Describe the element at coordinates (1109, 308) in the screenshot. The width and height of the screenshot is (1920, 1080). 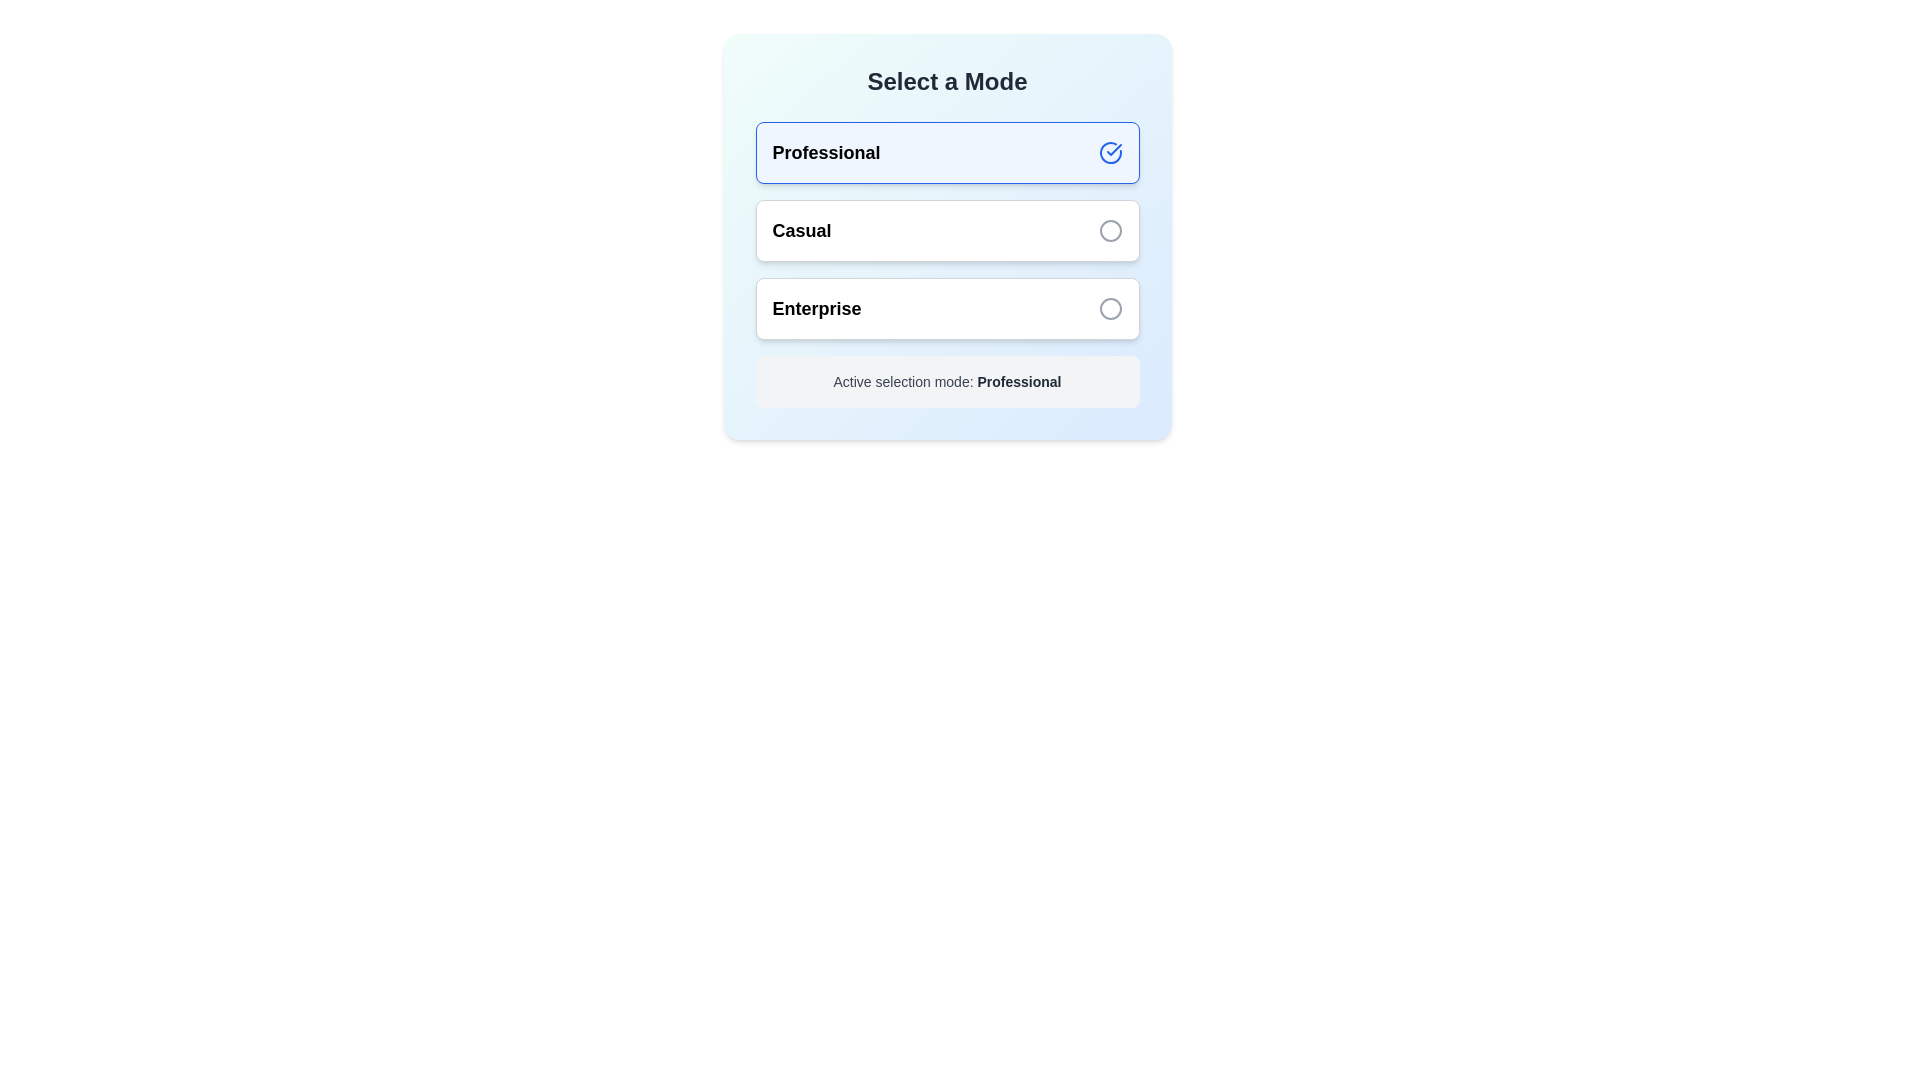
I see `the radio button indicator for the 'Enterprise' mode to get its focus state` at that location.